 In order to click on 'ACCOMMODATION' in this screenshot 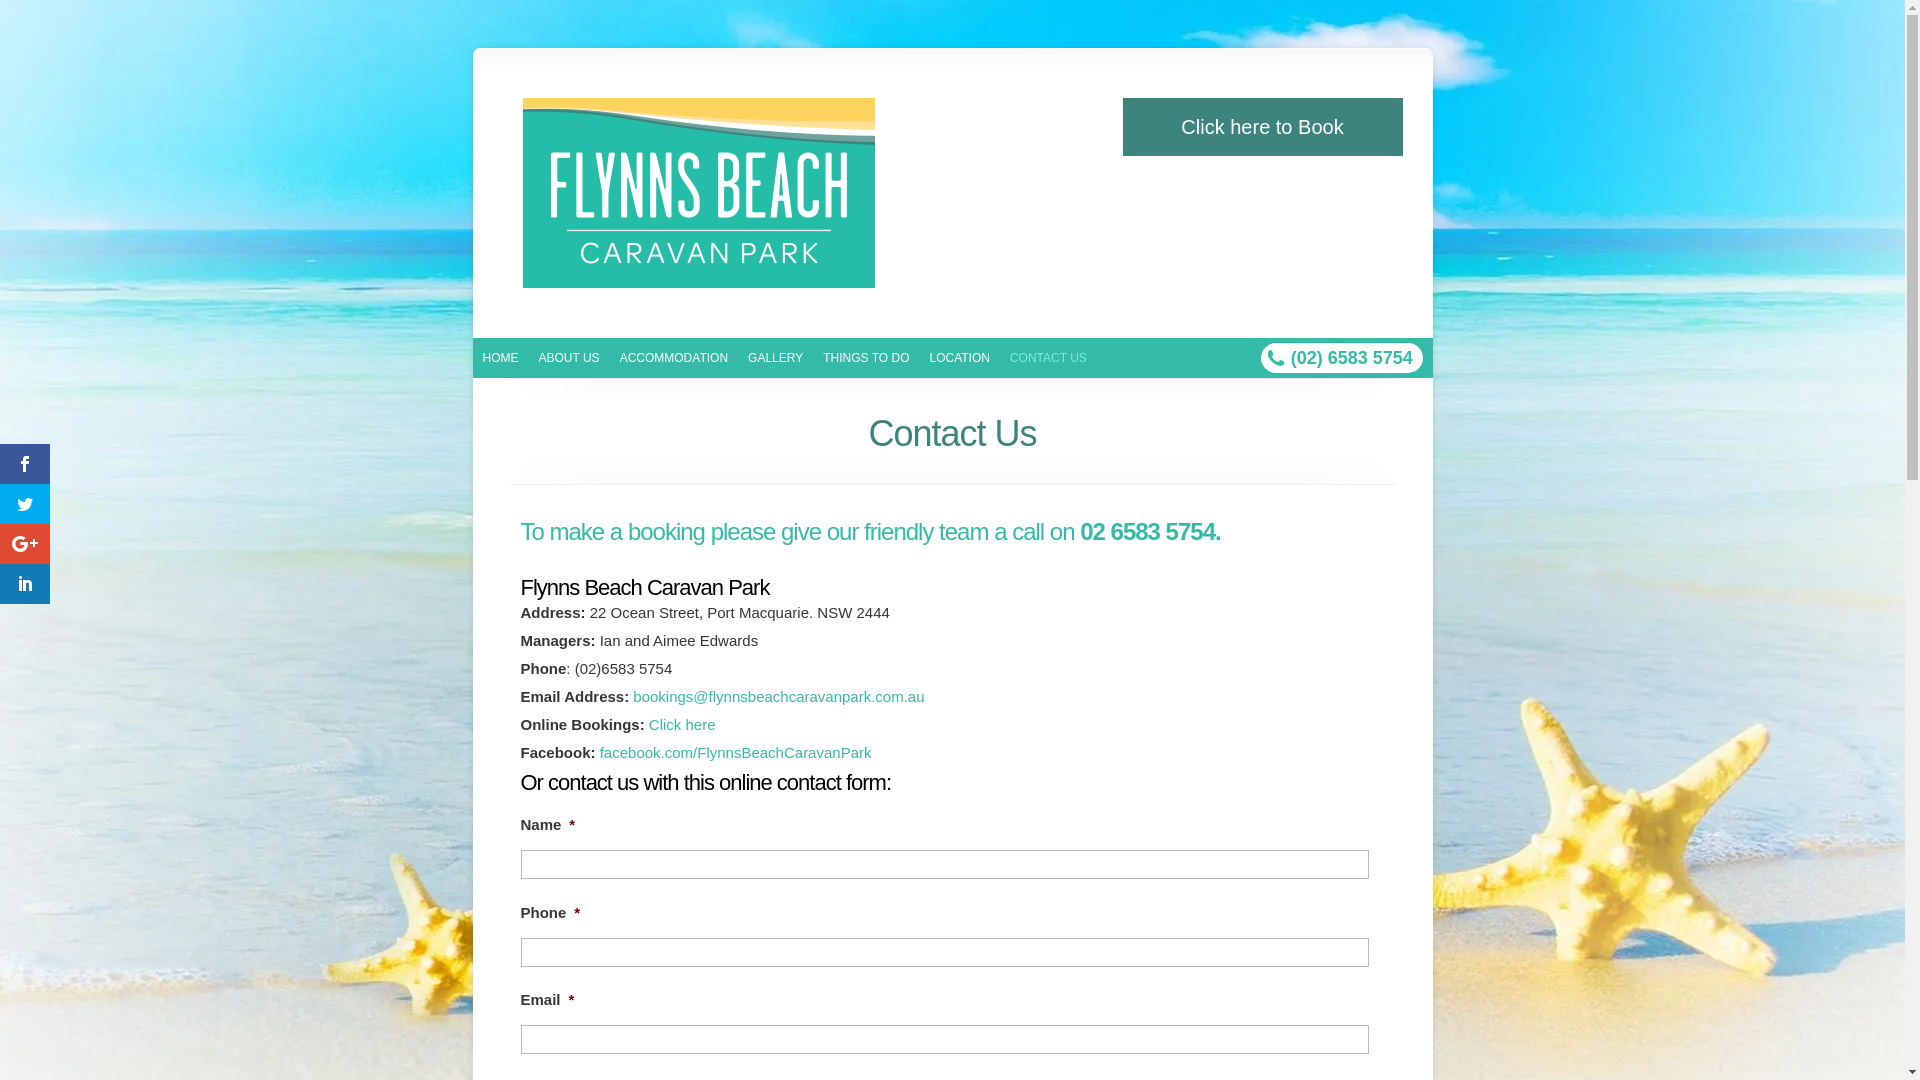, I will do `click(673, 357)`.